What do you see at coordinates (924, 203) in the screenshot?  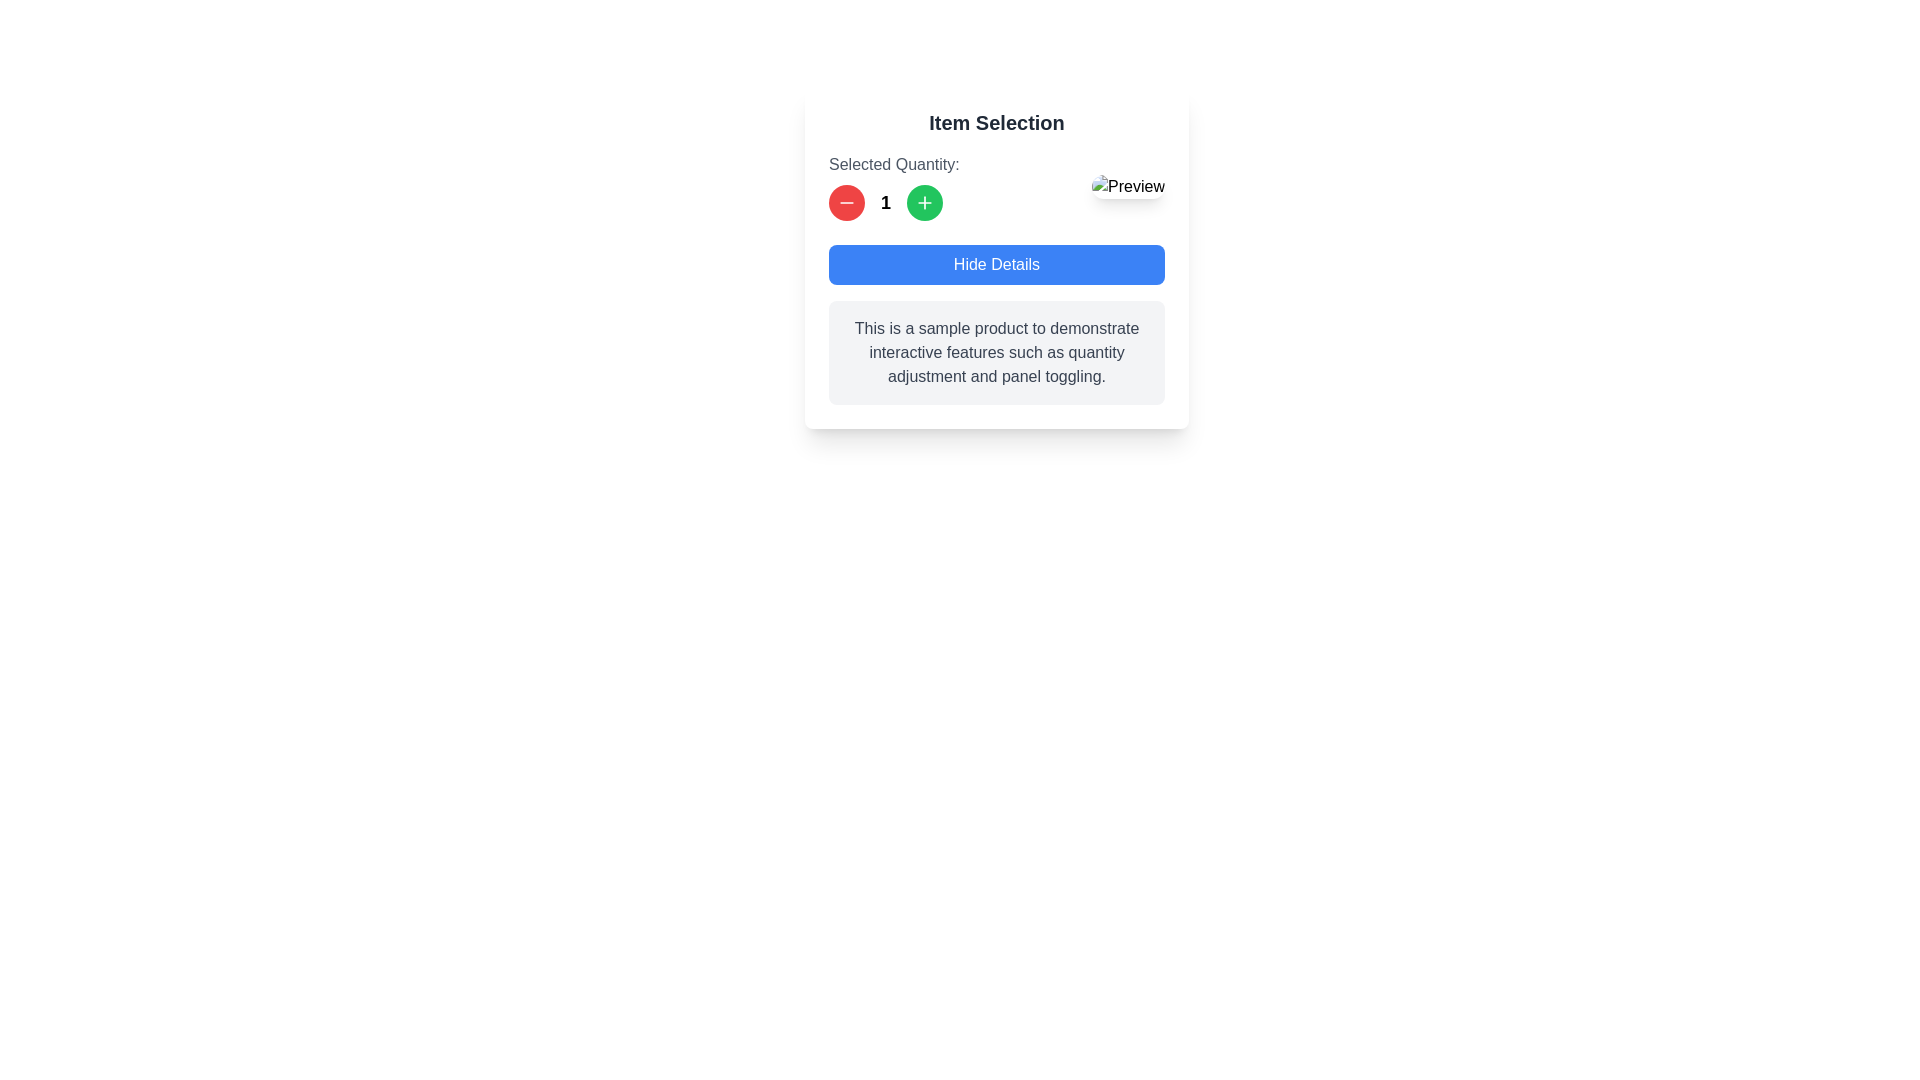 I see `the central increment button under the 'Selected Quantity' label to increase the quantity of the selected item` at bounding box center [924, 203].